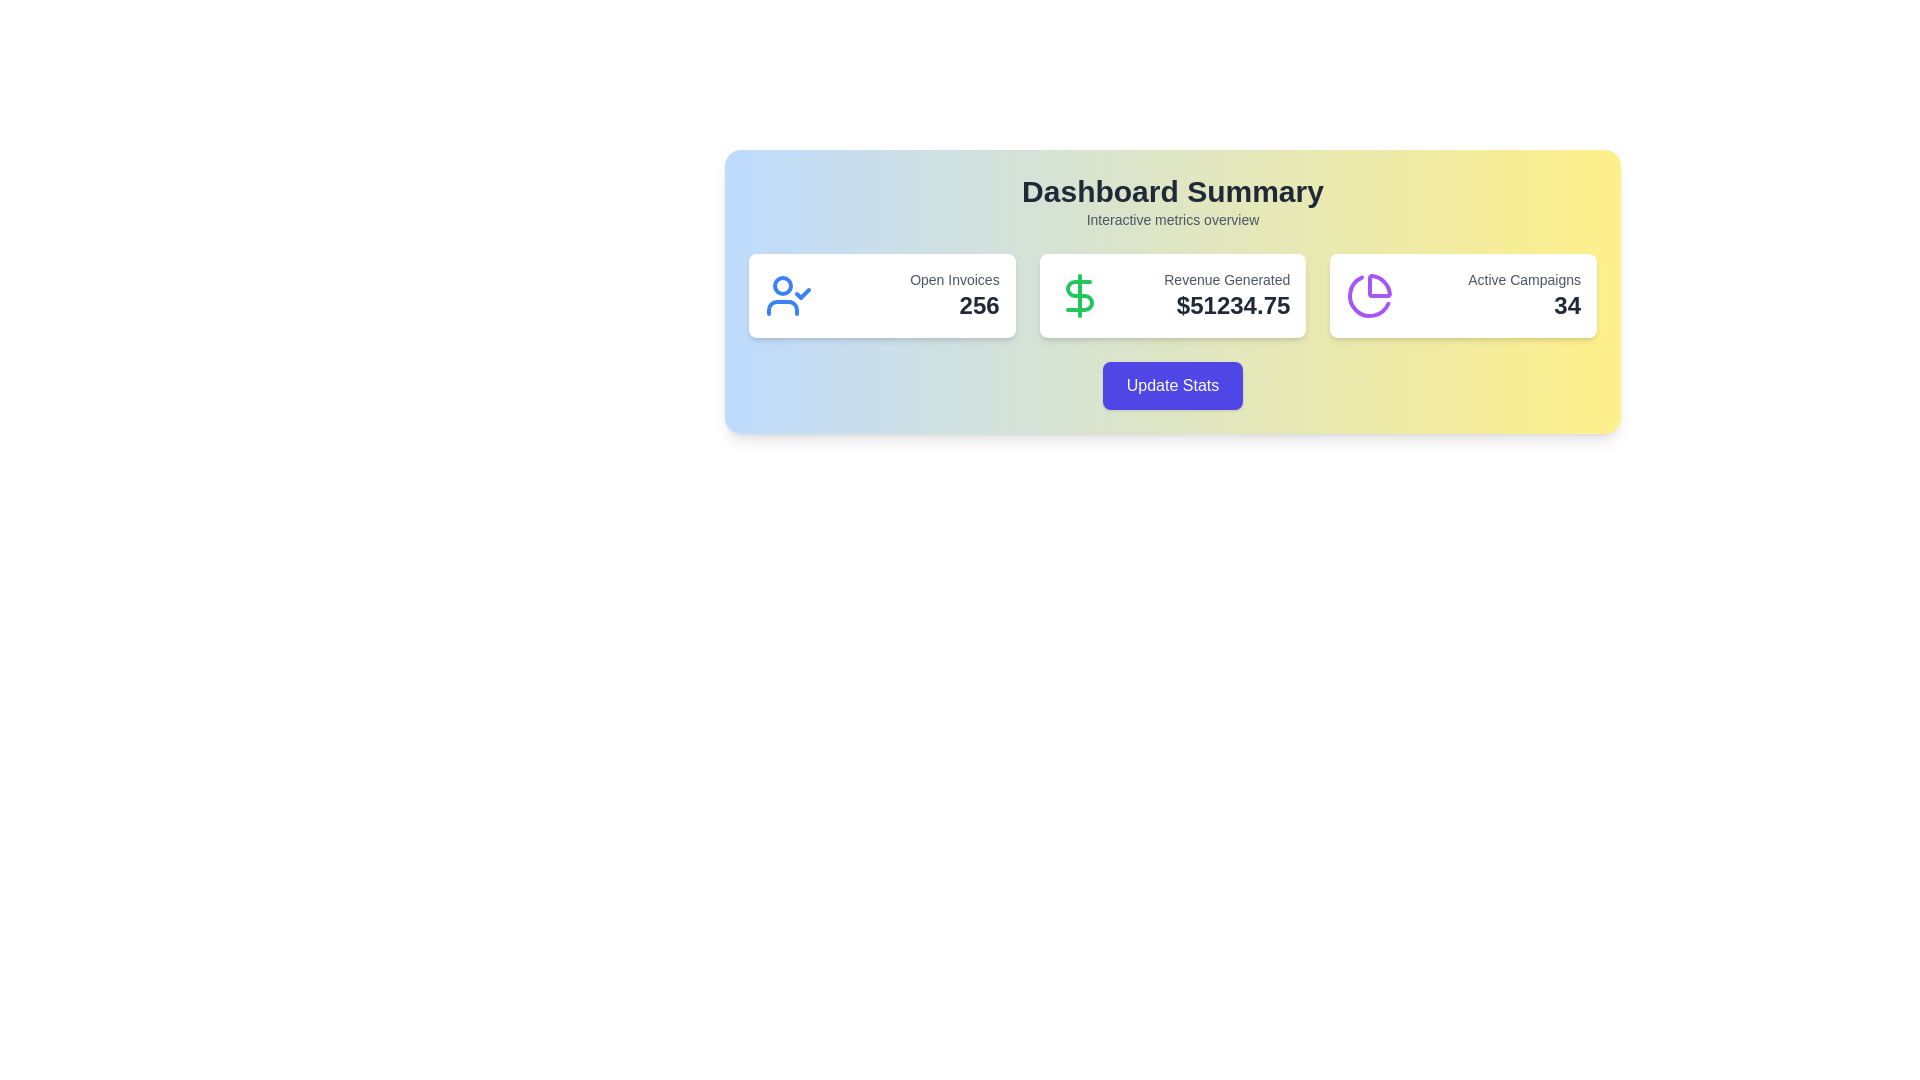 Image resolution: width=1920 pixels, height=1080 pixels. Describe the element at coordinates (1226, 280) in the screenshot. I see `the text label that says 'Revenue Generated', which is styled in a smaller font size and muted gray color, located above the bold text '$51234.75' in the second card of the middle section of the interface` at that location.